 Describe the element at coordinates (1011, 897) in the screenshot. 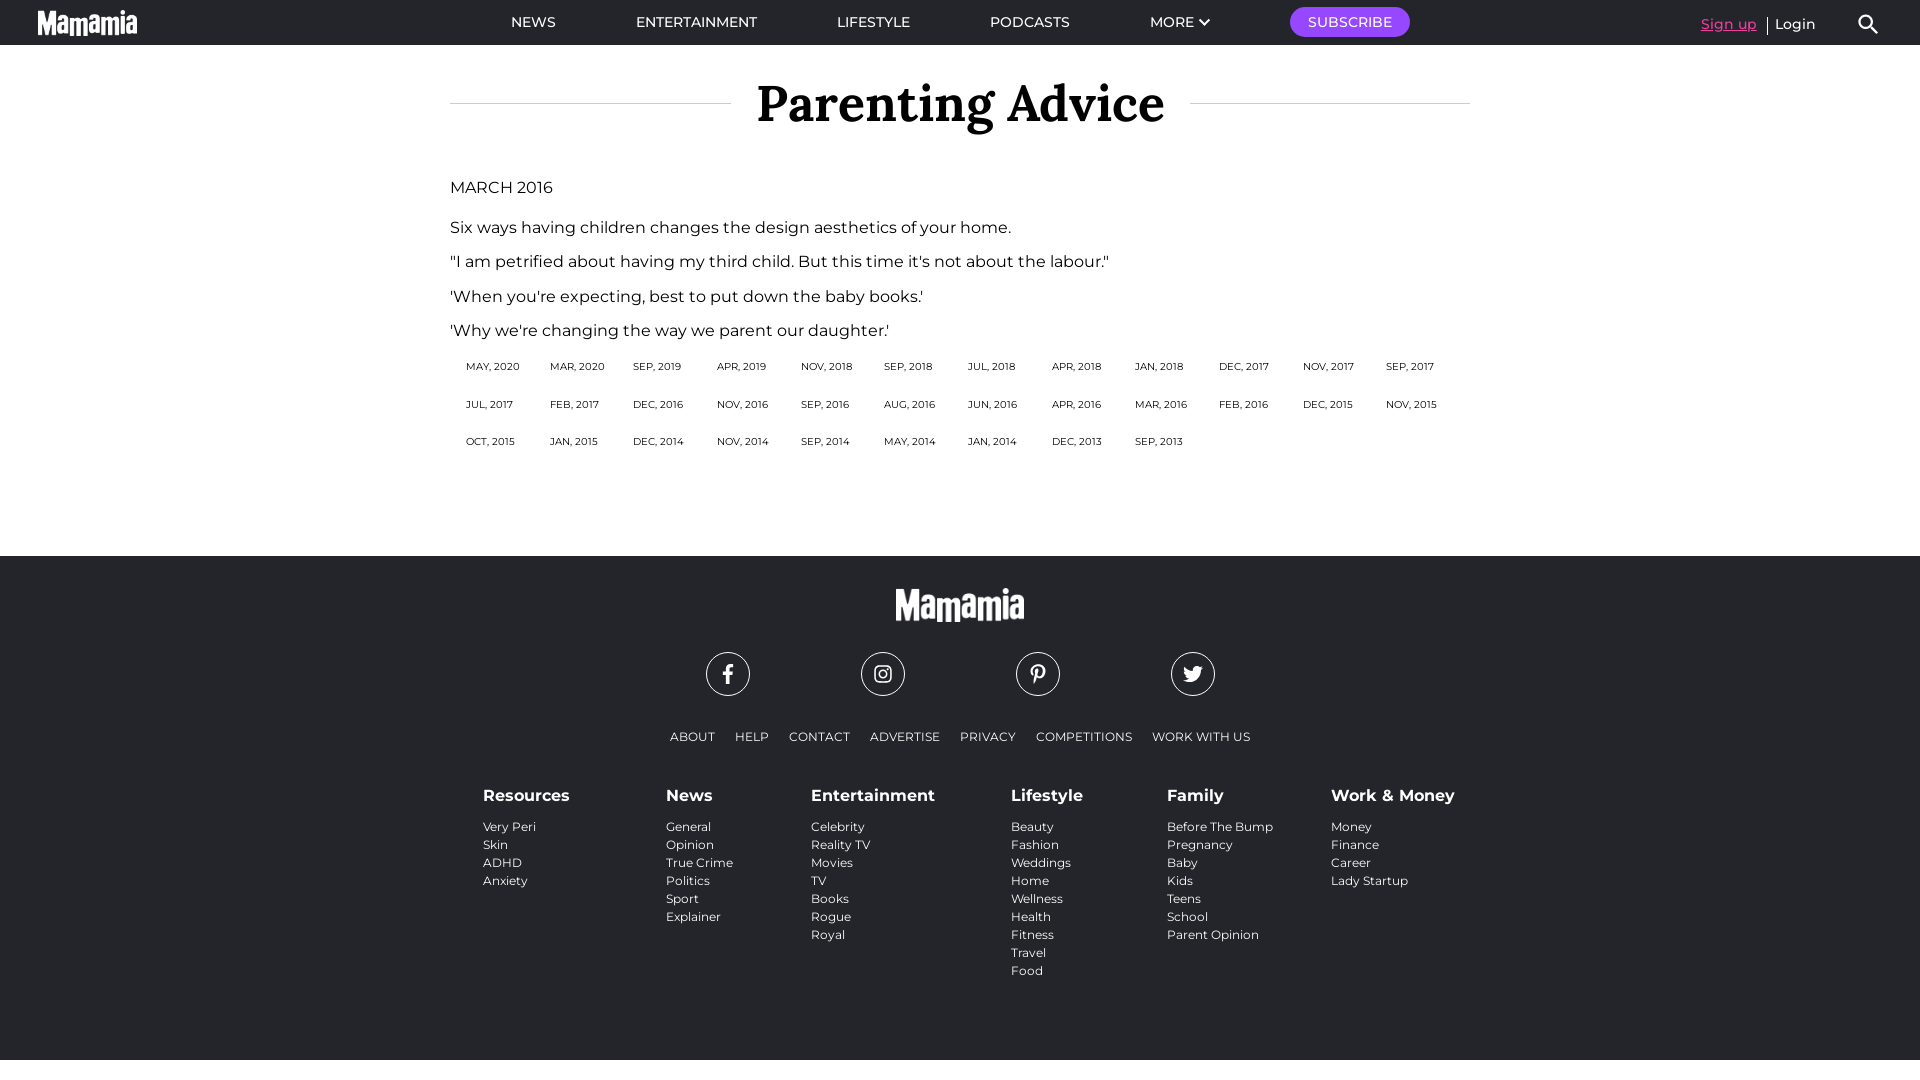

I see `'Wellness'` at that location.